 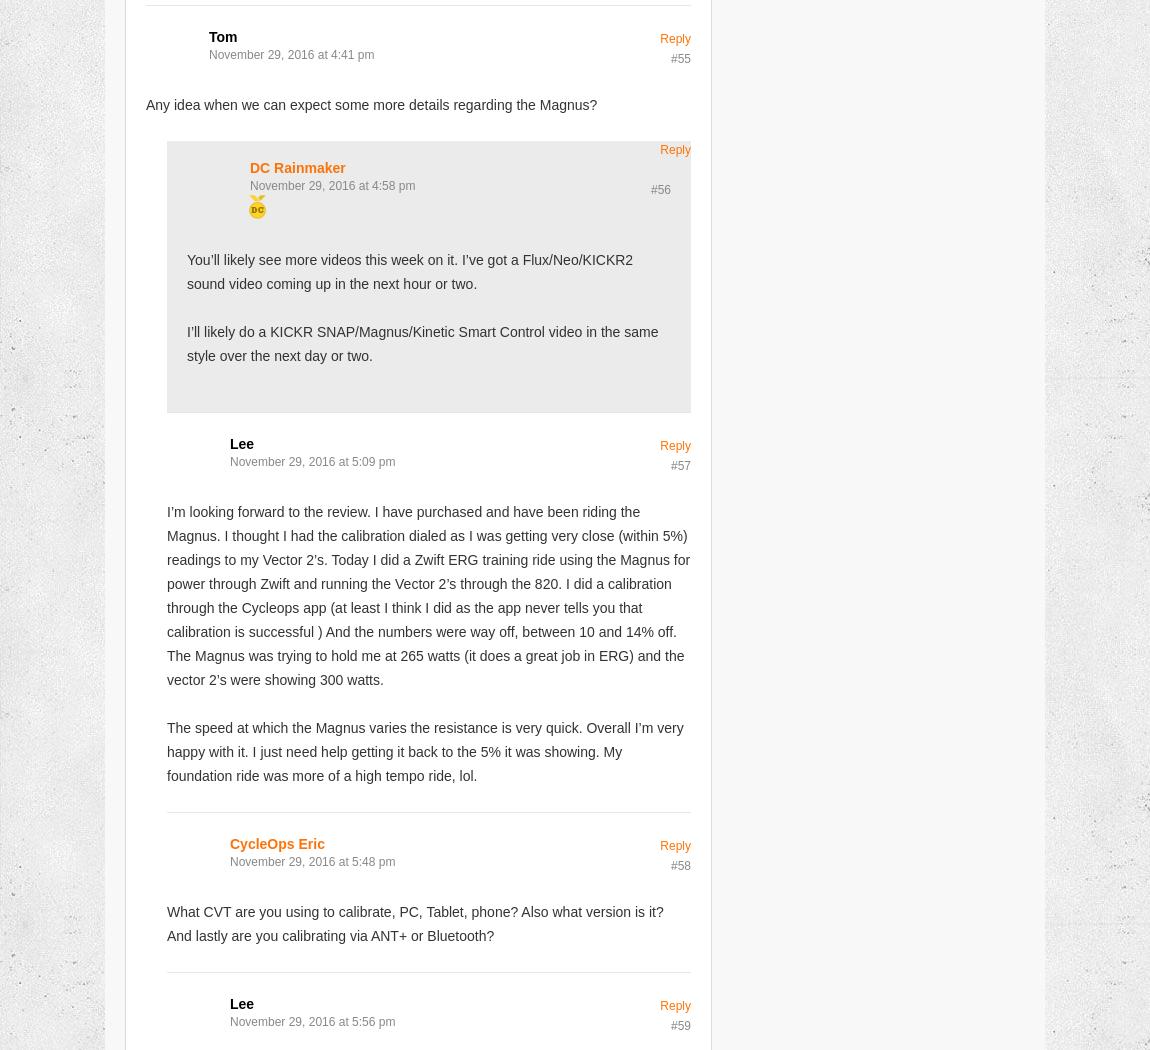 What do you see at coordinates (165, 750) in the screenshot?
I see `'The speed at which the Magnus varies the resistance is very quick. Overall I’m very happy with it. I just need help getting it back to the 5% it was showing. My foundation ride was more of a high tempo ride, lol.'` at bounding box center [165, 750].